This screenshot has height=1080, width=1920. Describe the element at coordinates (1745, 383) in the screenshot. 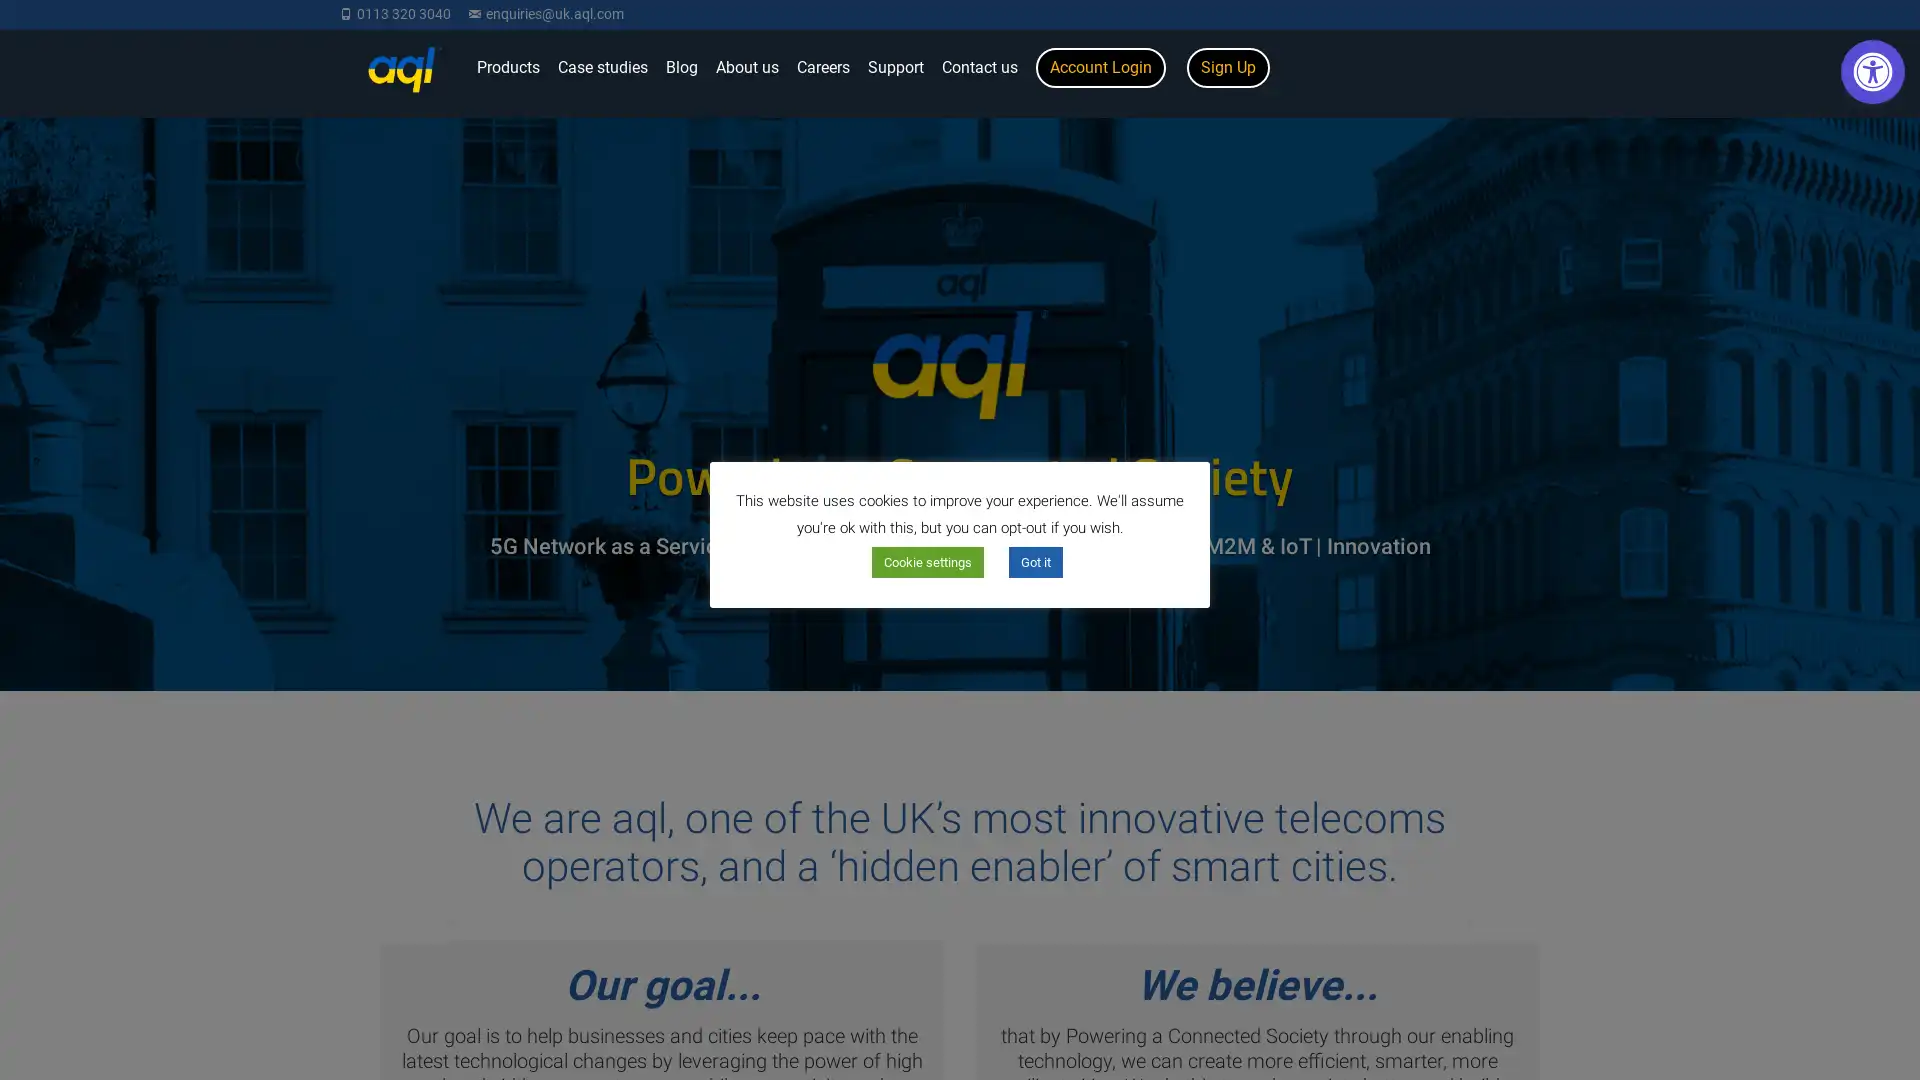

I see `Readable Fonts` at that location.